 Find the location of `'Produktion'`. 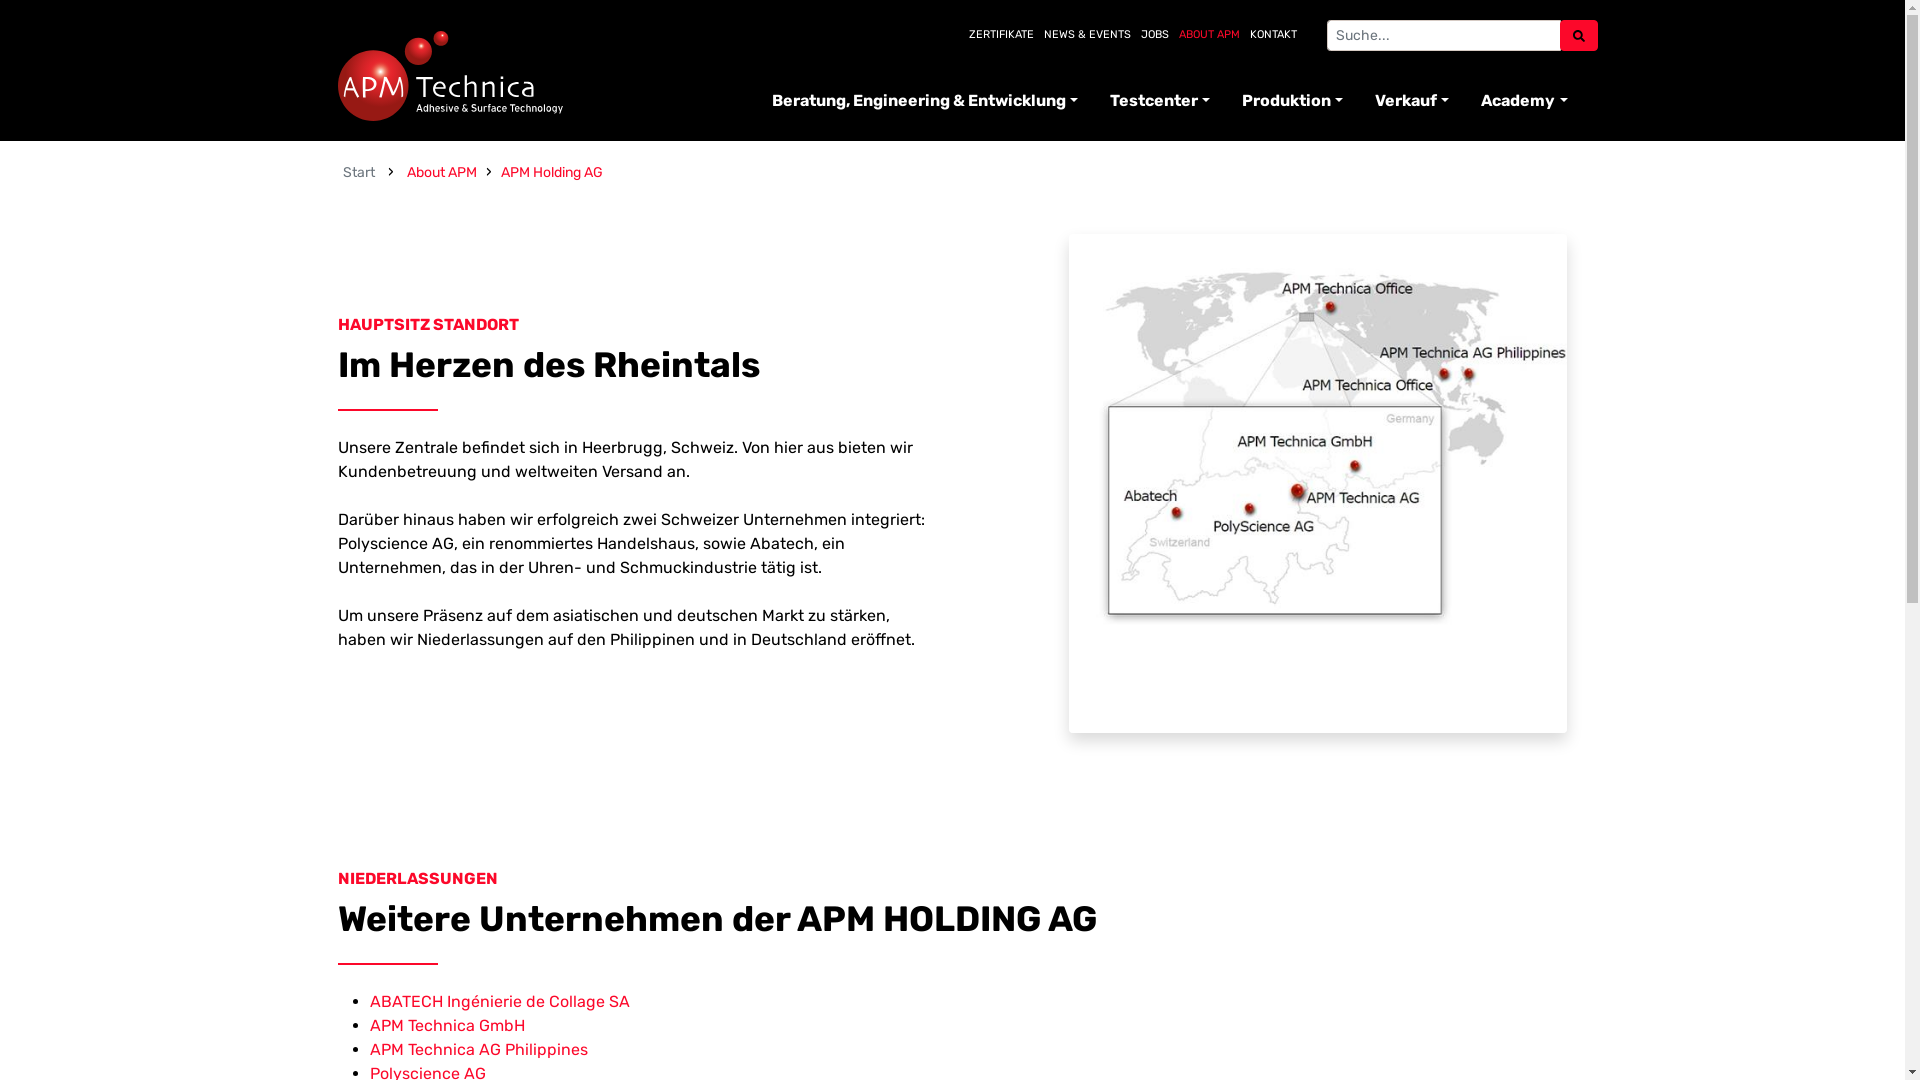

'Produktion' is located at coordinates (1224, 100).